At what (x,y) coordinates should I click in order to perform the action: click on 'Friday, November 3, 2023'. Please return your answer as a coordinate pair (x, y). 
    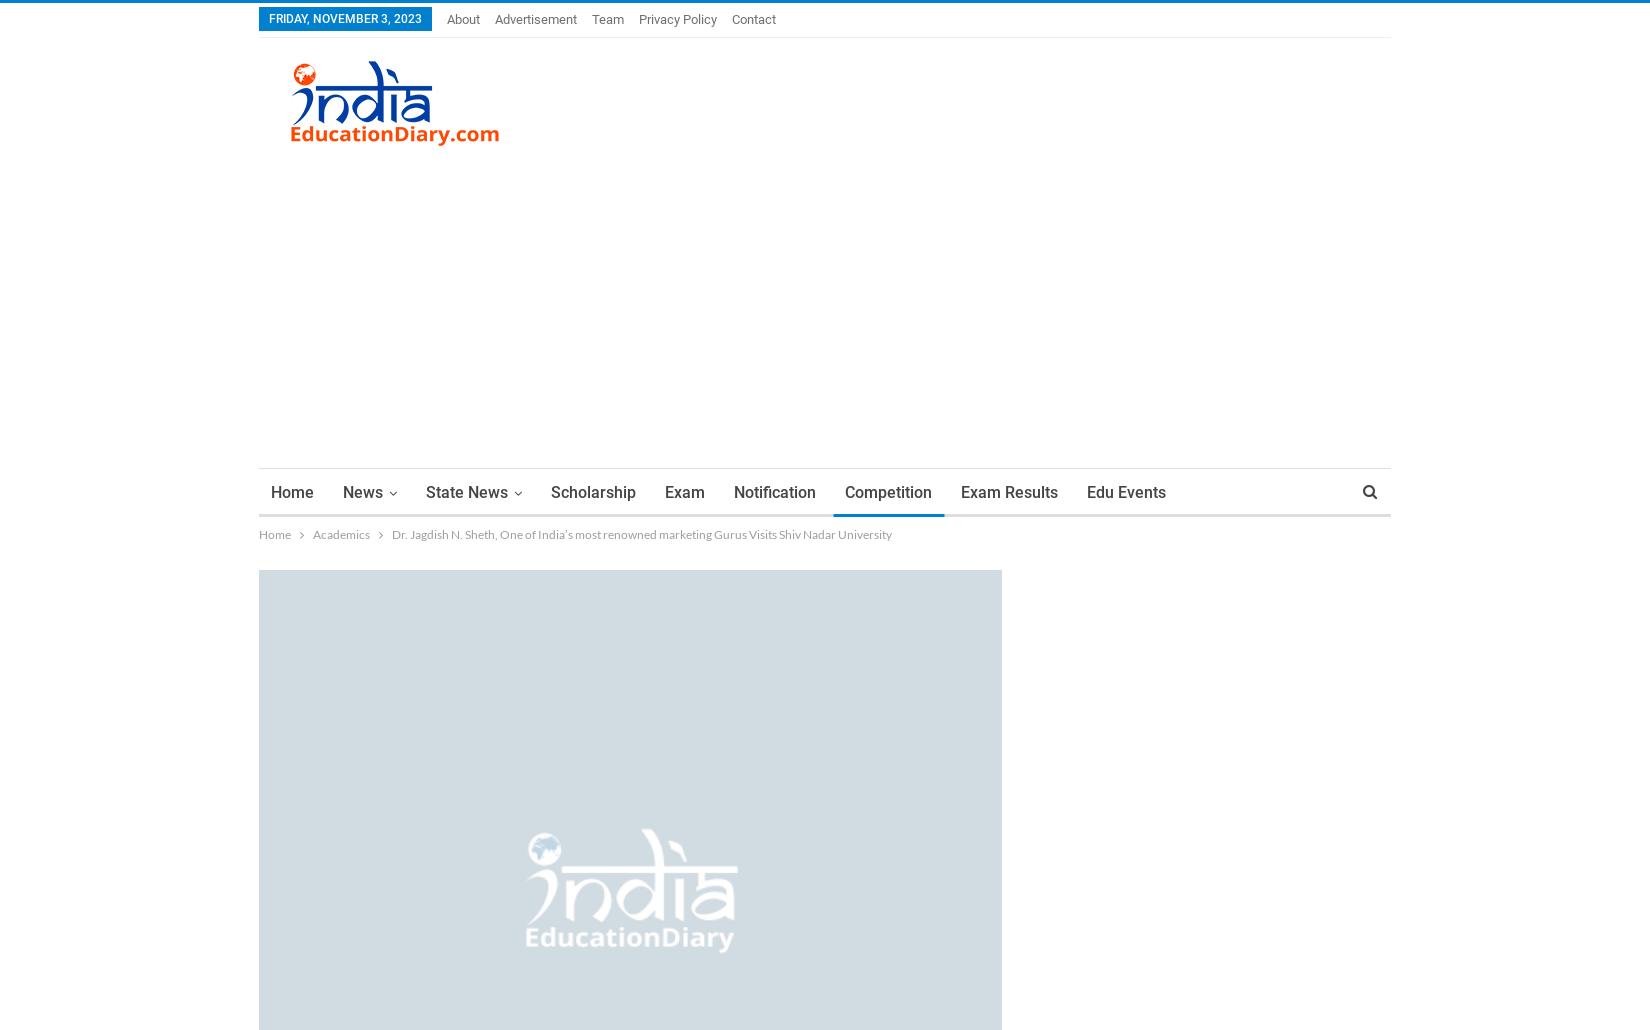
    Looking at the image, I should click on (345, 18).